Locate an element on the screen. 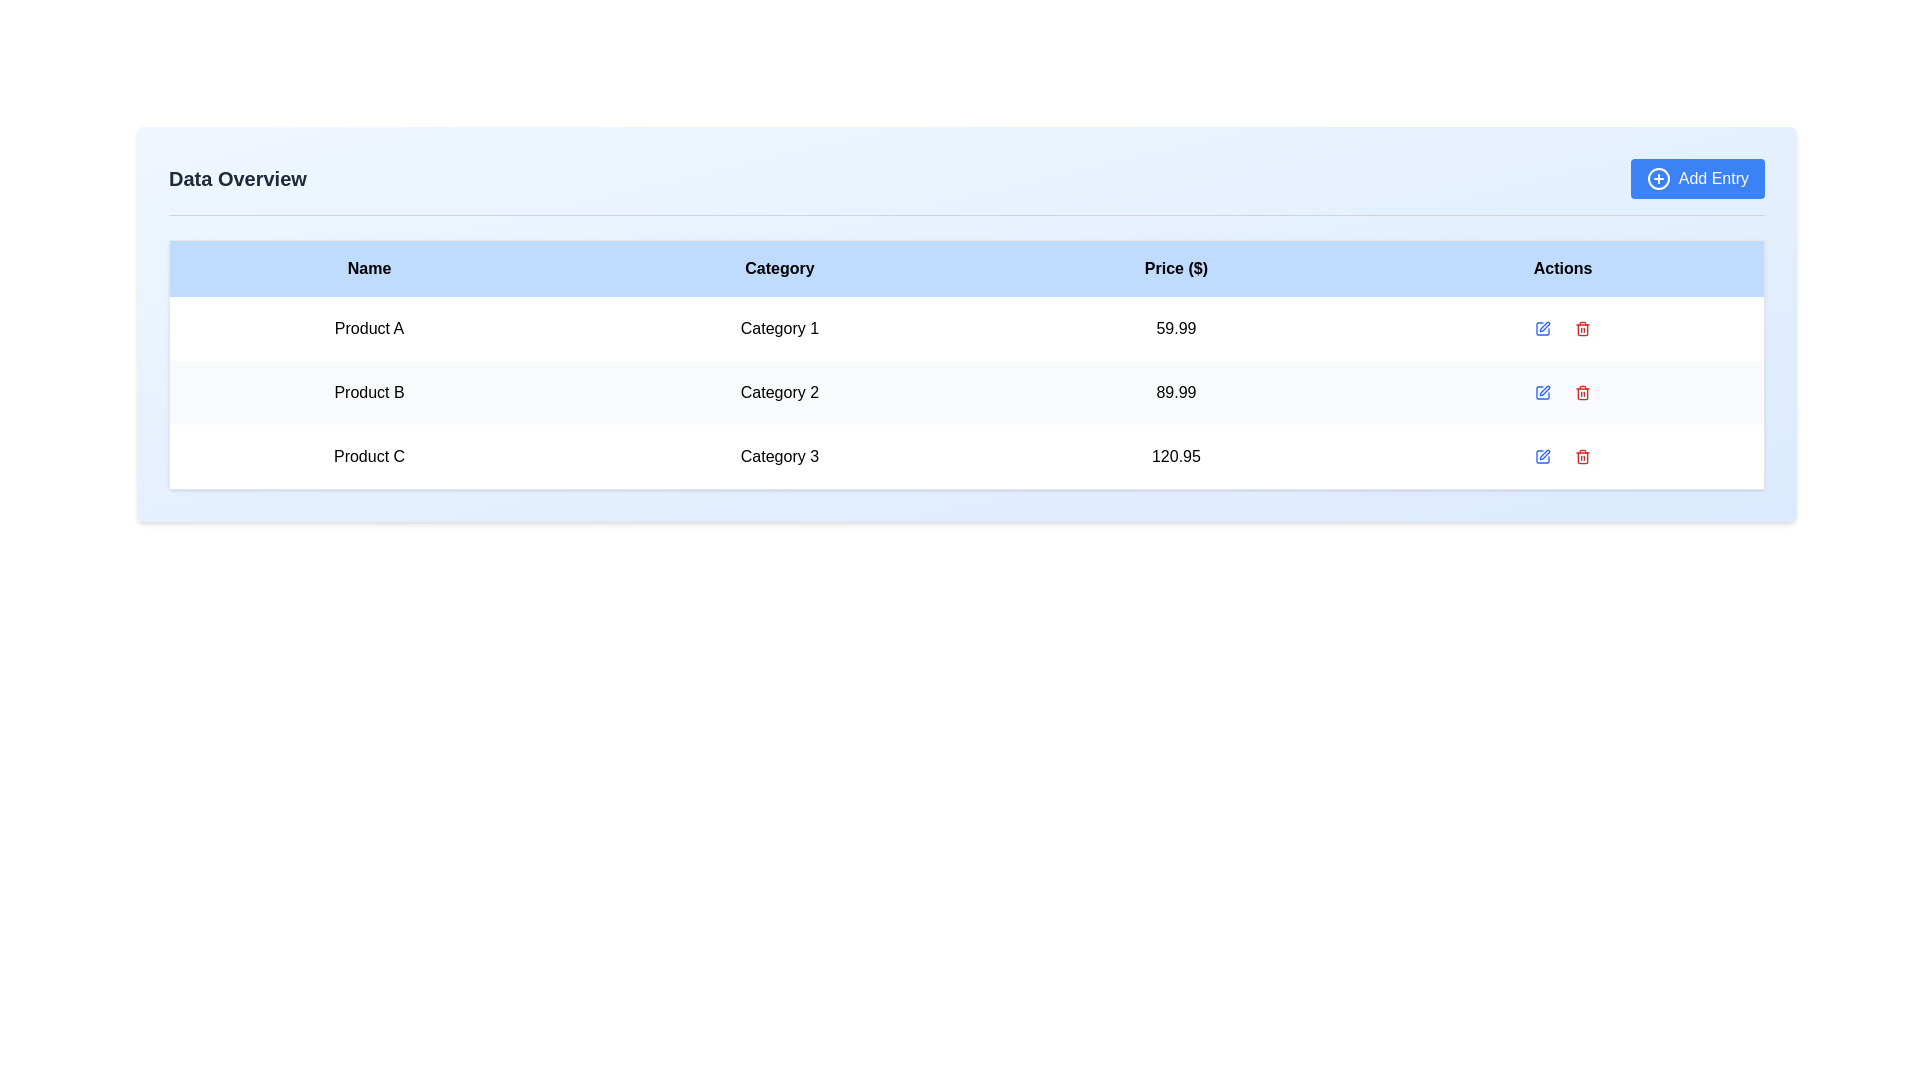  the text label displaying 'Product B', which is located in the second row of the table within the 'Name' column, aligned horizontally with 'Category 2' and '89.99' is located at coordinates (369, 393).